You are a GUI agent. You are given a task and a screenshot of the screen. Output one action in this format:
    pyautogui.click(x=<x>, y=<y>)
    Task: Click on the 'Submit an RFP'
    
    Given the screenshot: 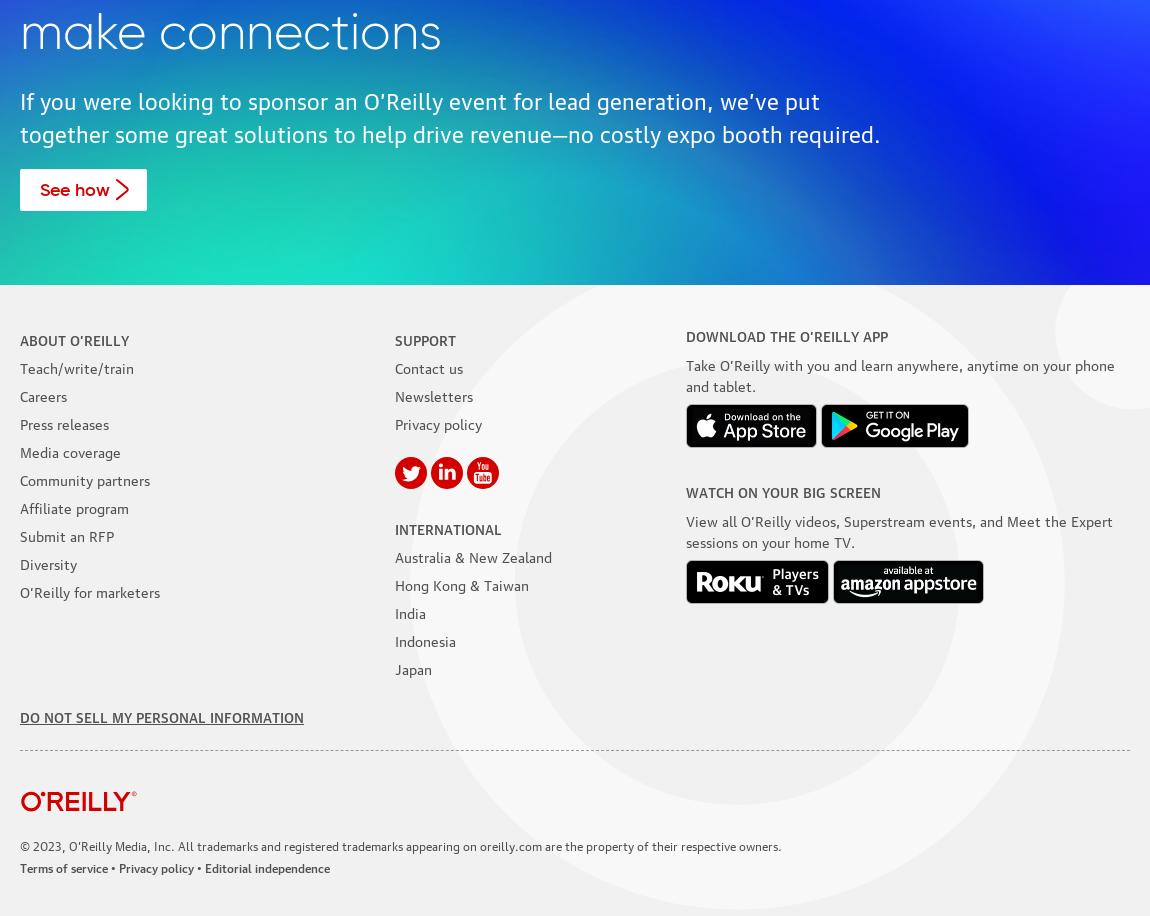 What is the action you would take?
    pyautogui.click(x=66, y=533)
    